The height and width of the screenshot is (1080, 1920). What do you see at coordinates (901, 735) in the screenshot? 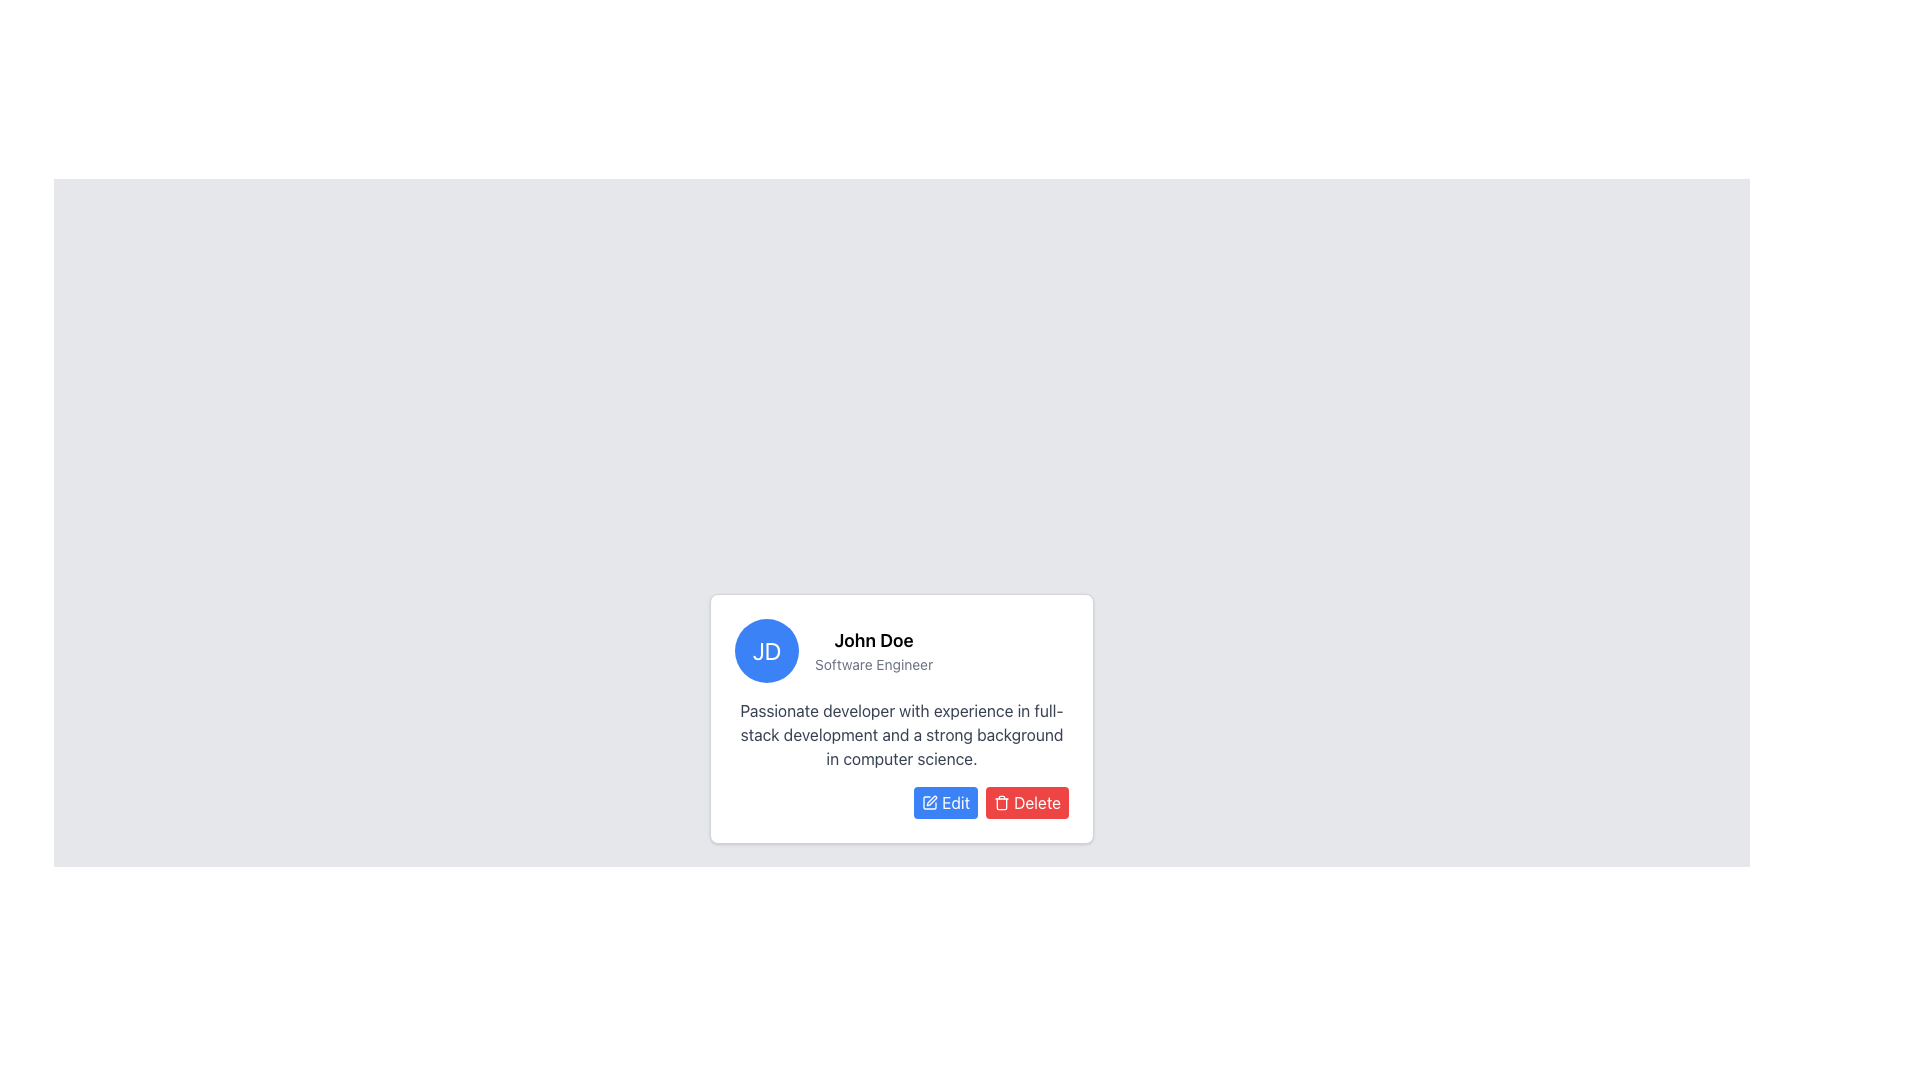
I see `text from the Text Block that contains the paragraph 'Passionate developer with experience in full-stack development and a strong background in computer science.' located below the name 'John Doe' and title 'Software Engineer' in the profile card` at bounding box center [901, 735].